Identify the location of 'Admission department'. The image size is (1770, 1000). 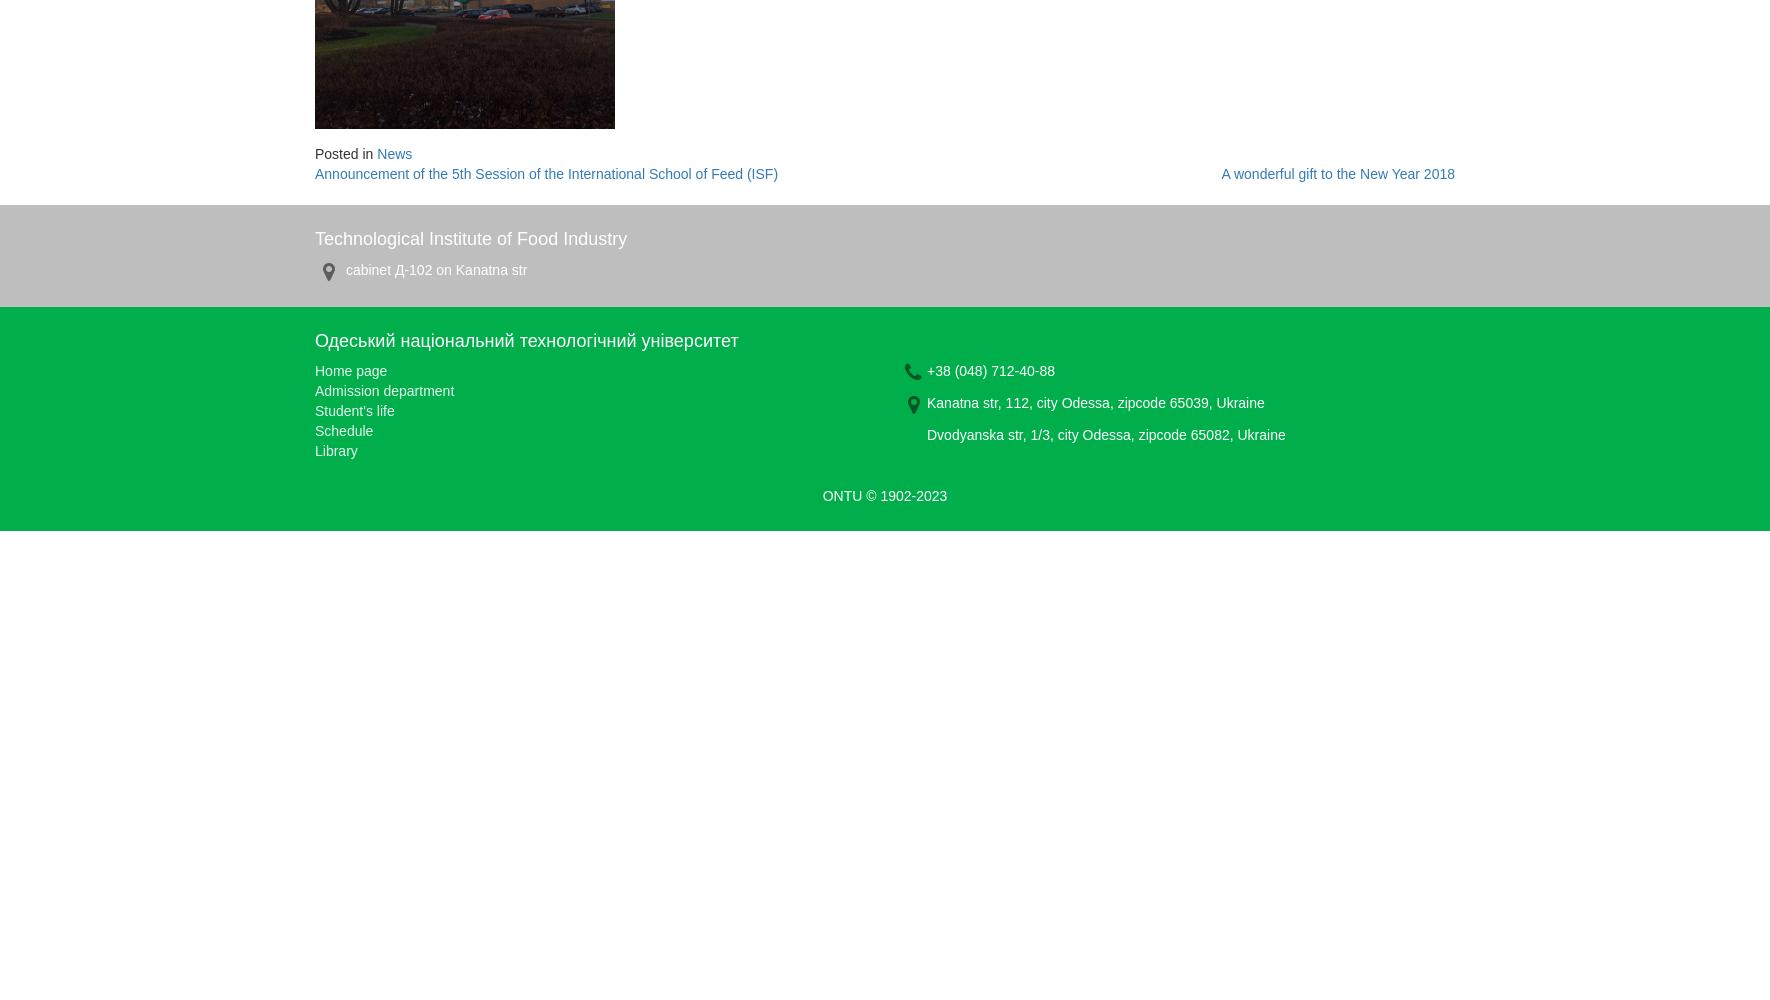
(383, 391).